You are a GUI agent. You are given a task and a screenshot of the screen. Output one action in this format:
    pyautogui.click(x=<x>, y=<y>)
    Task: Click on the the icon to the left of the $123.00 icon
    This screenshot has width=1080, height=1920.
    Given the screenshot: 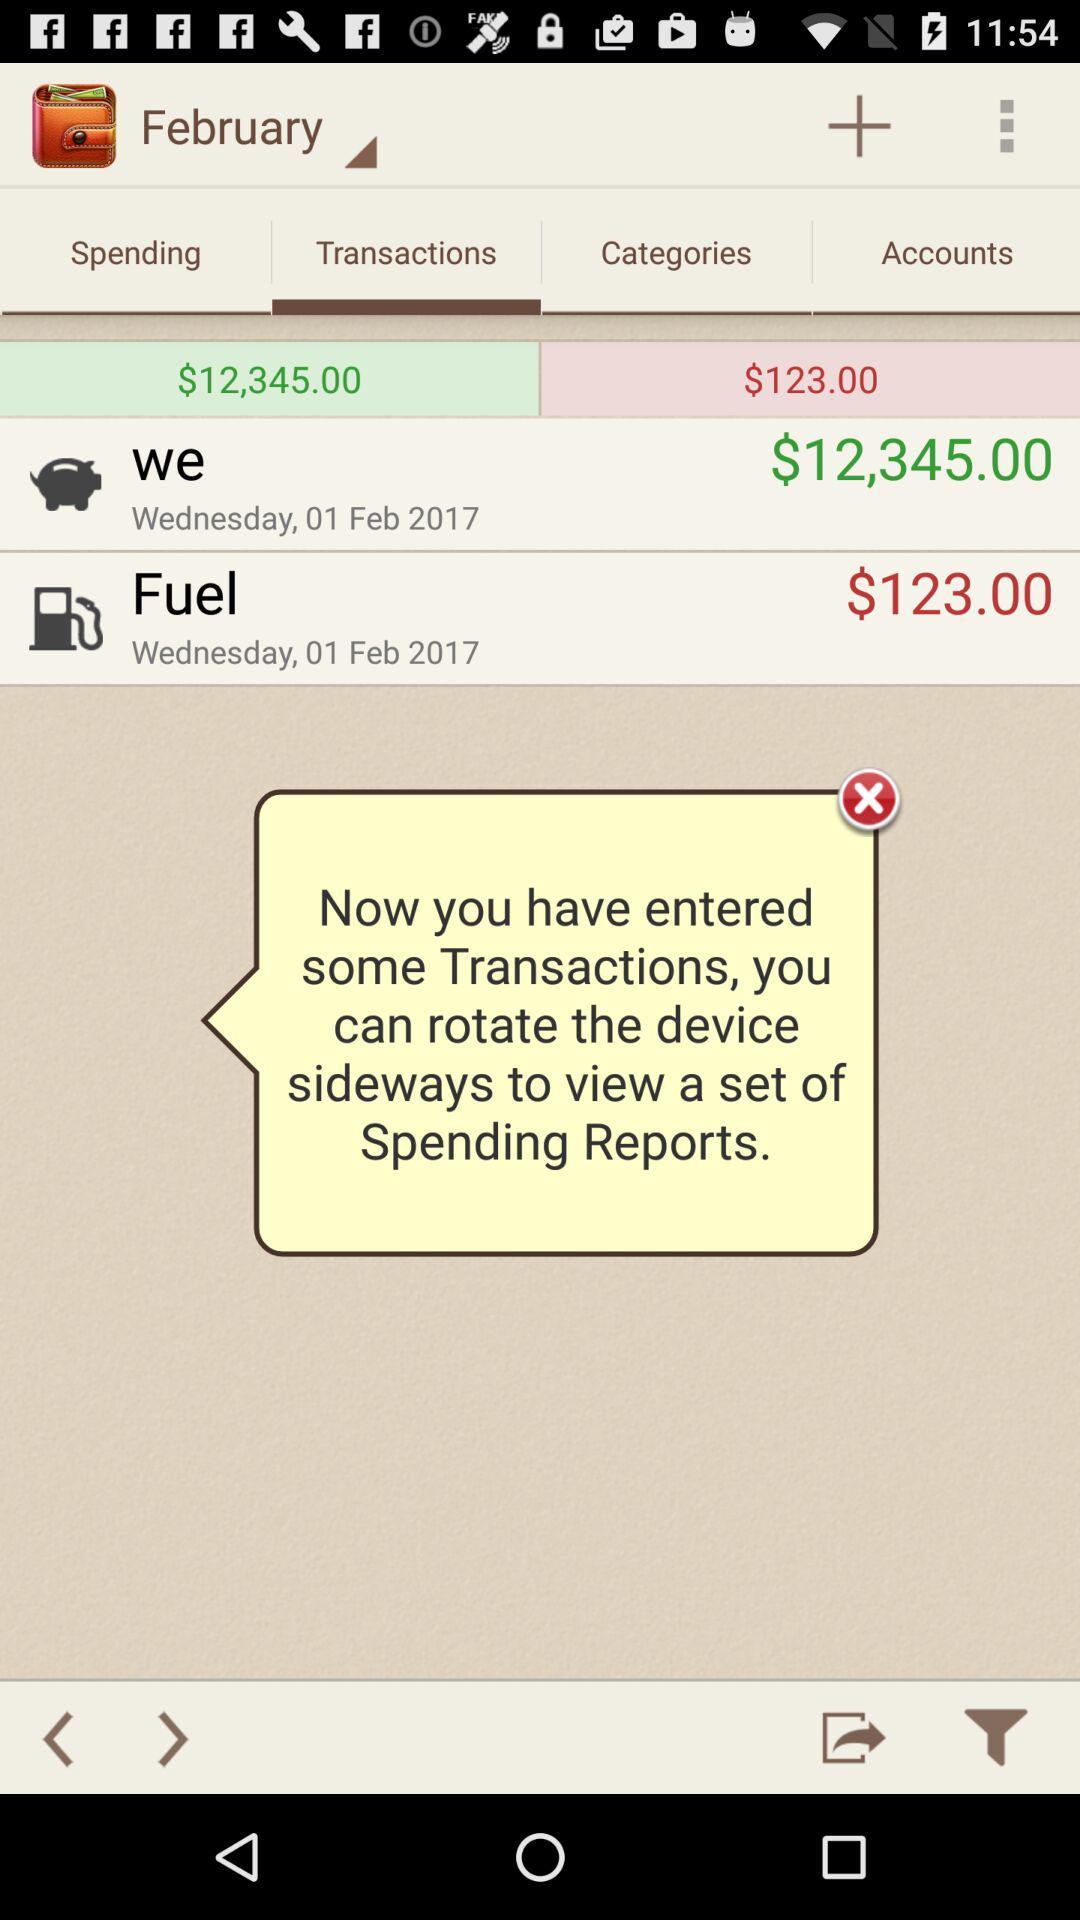 What is the action you would take?
    pyautogui.click(x=540, y=378)
    